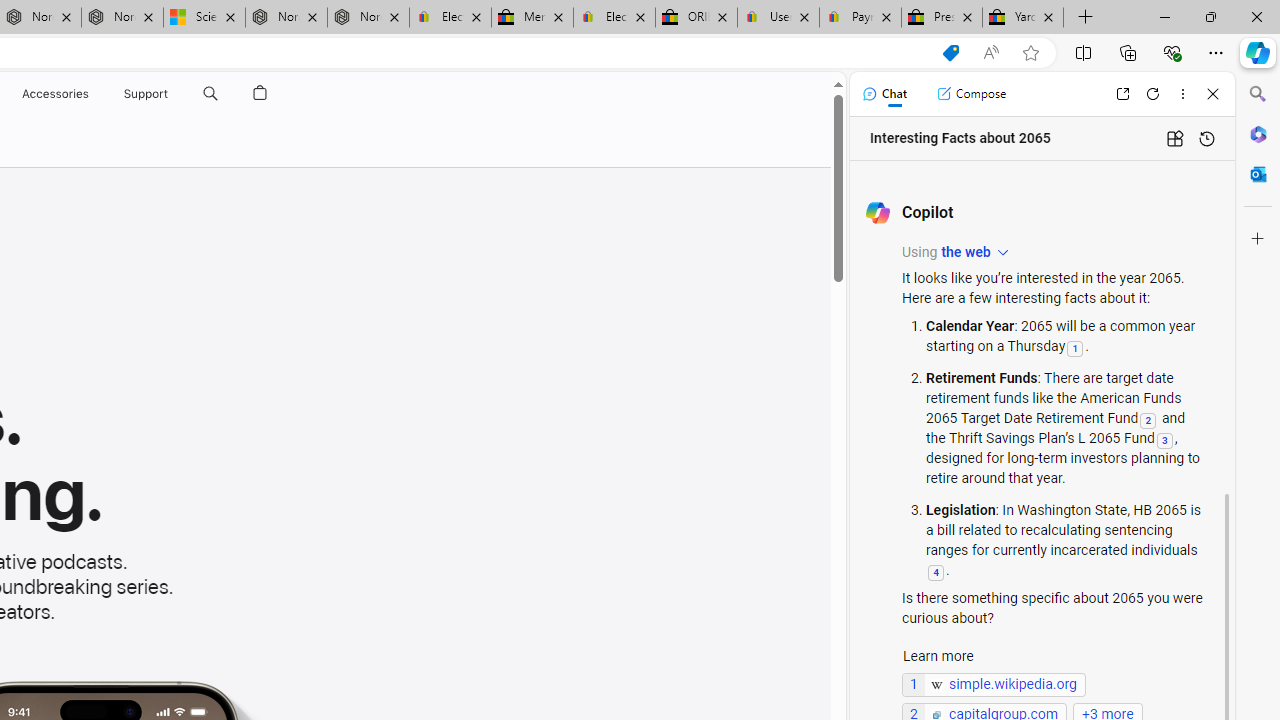  Describe the element at coordinates (777, 17) in the screenshot. I see `'User Privacy Notice | eBay'` at that location.